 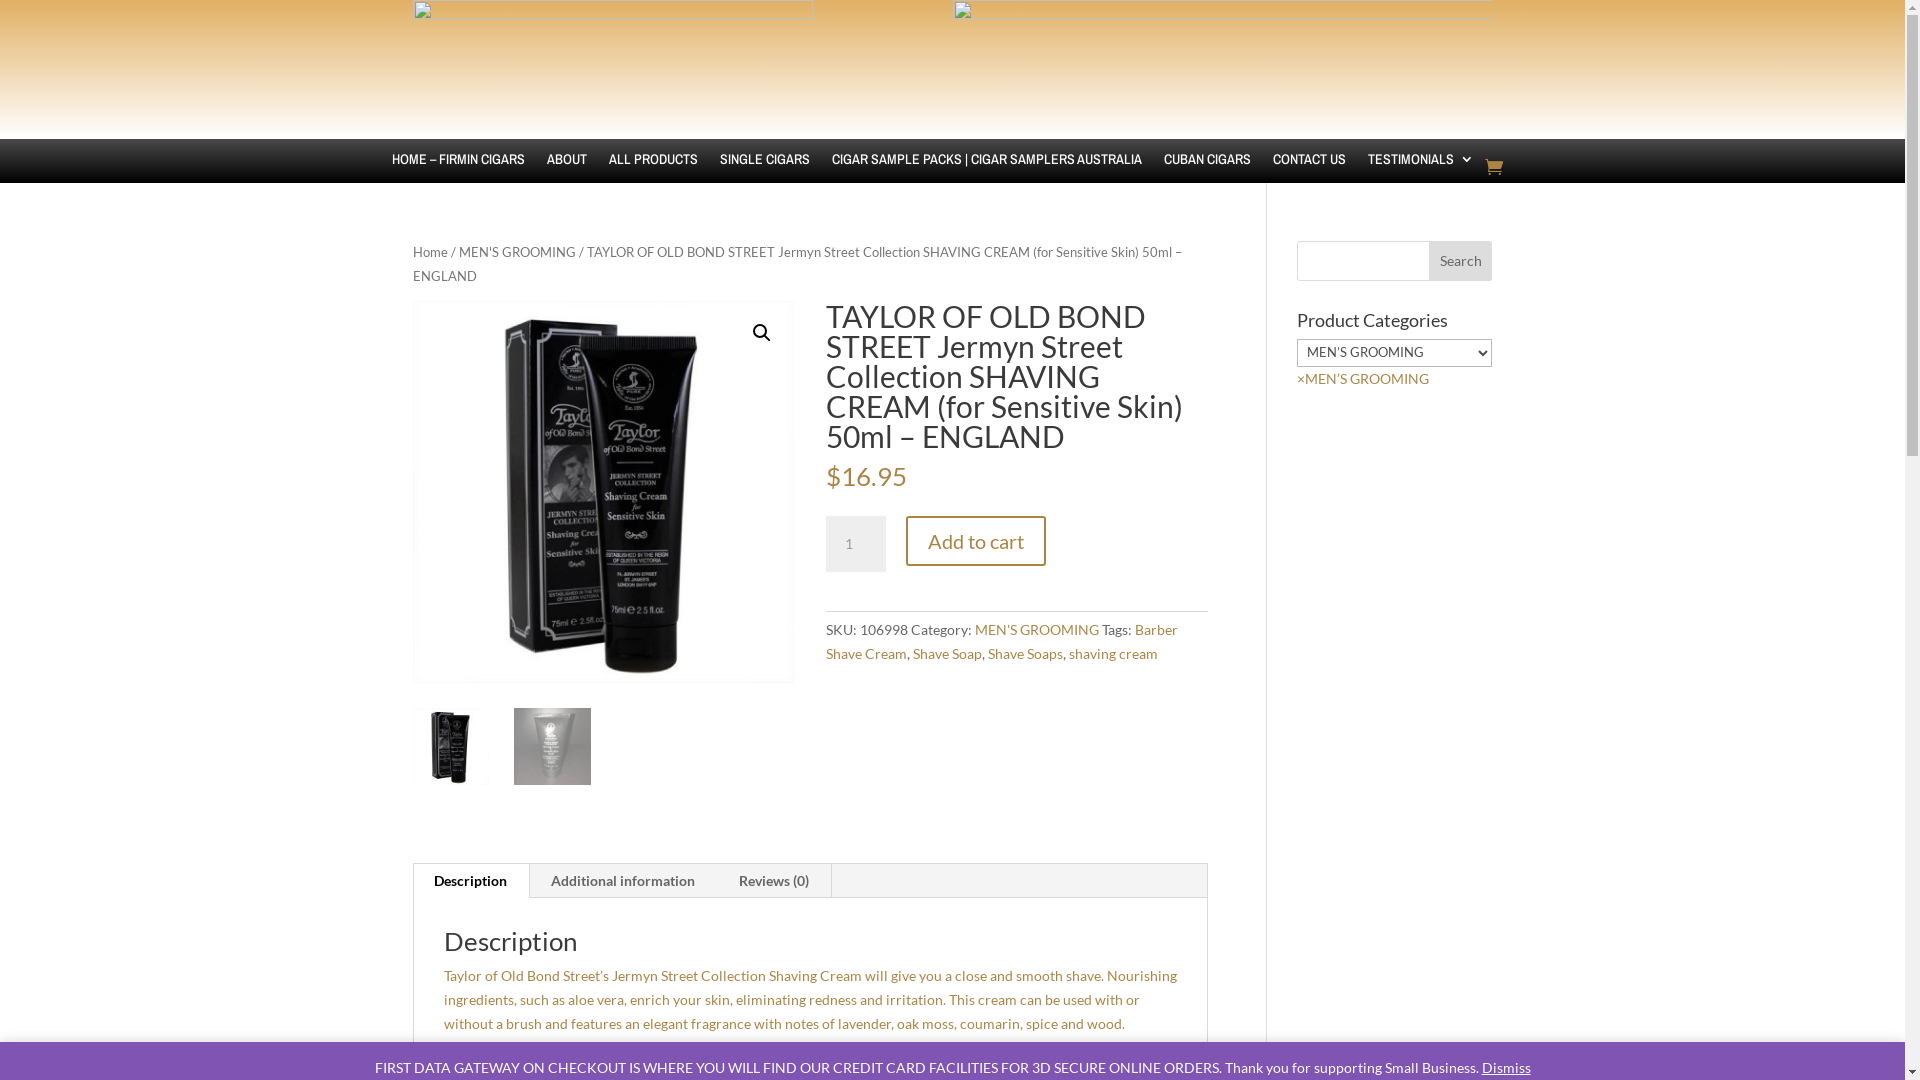 What do you see at coordinates (1036, 628) in the screenshot?
I see `'MEN'S GROOMING'` at bounding box center [1036, 628].